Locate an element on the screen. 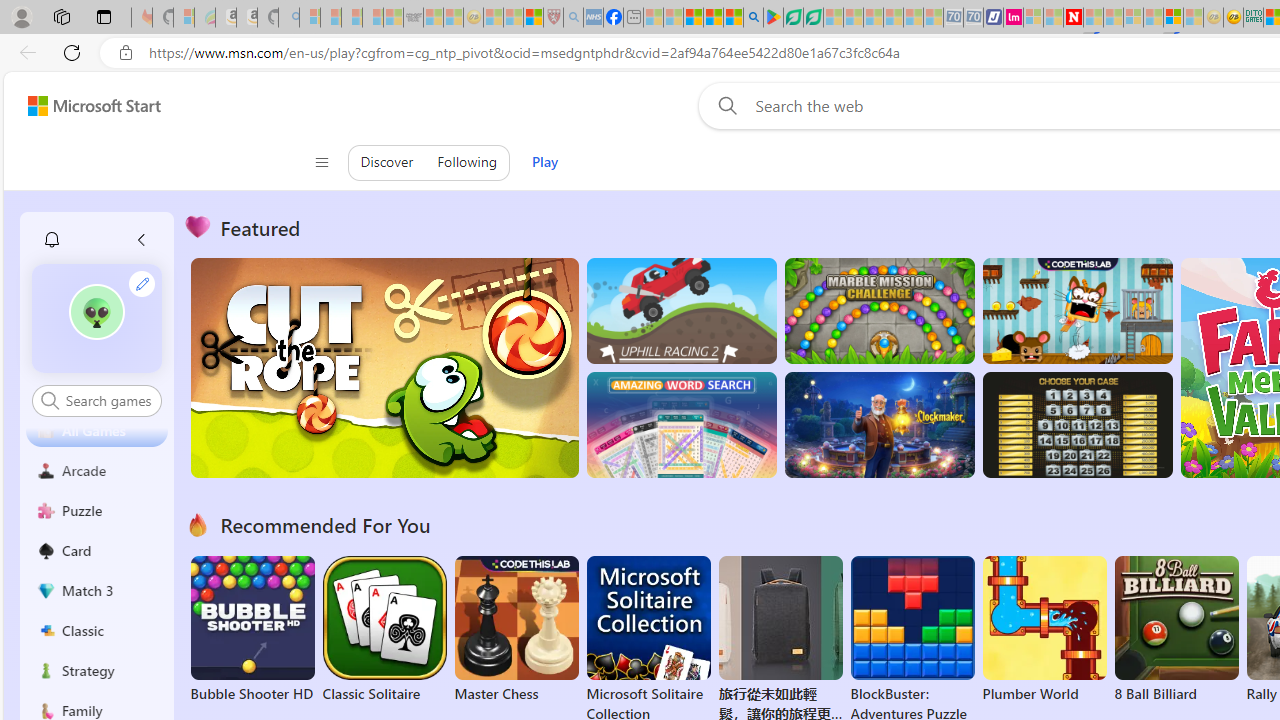  'Amazing Word Search' is located at coordinates (681, 424).